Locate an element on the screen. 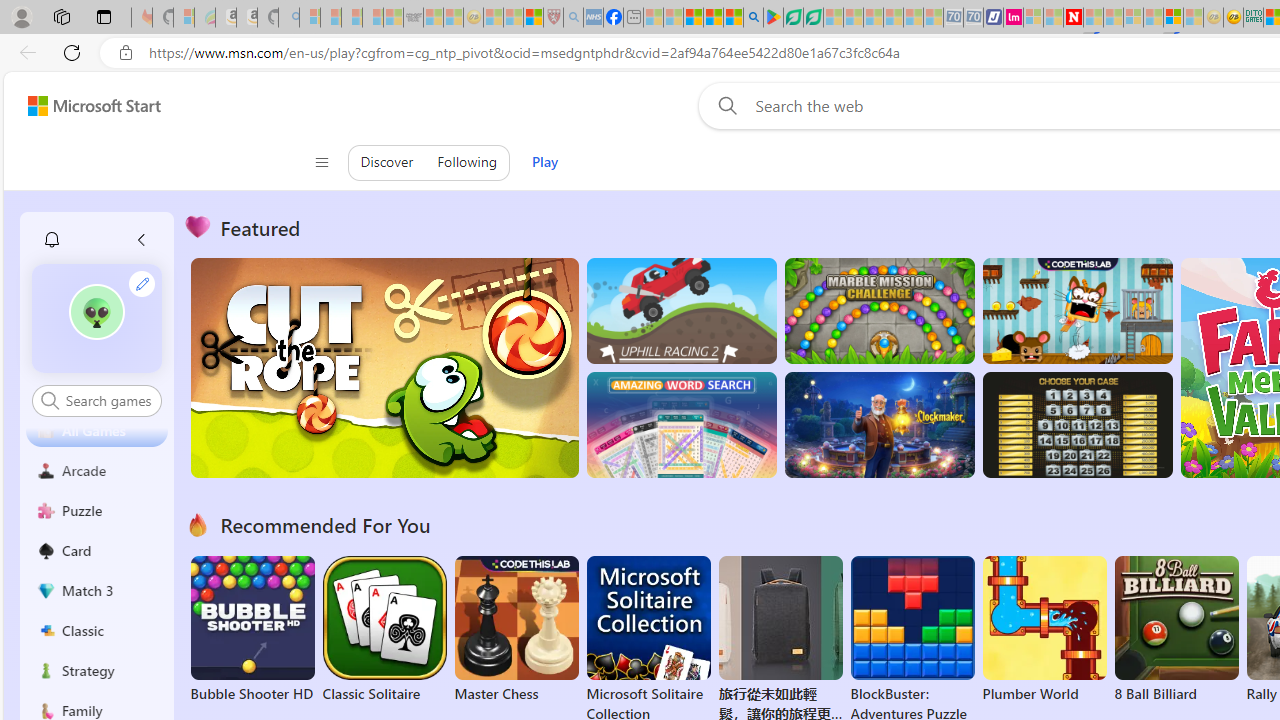  'Amazing Word Search' is located at coordinates (681, 424).